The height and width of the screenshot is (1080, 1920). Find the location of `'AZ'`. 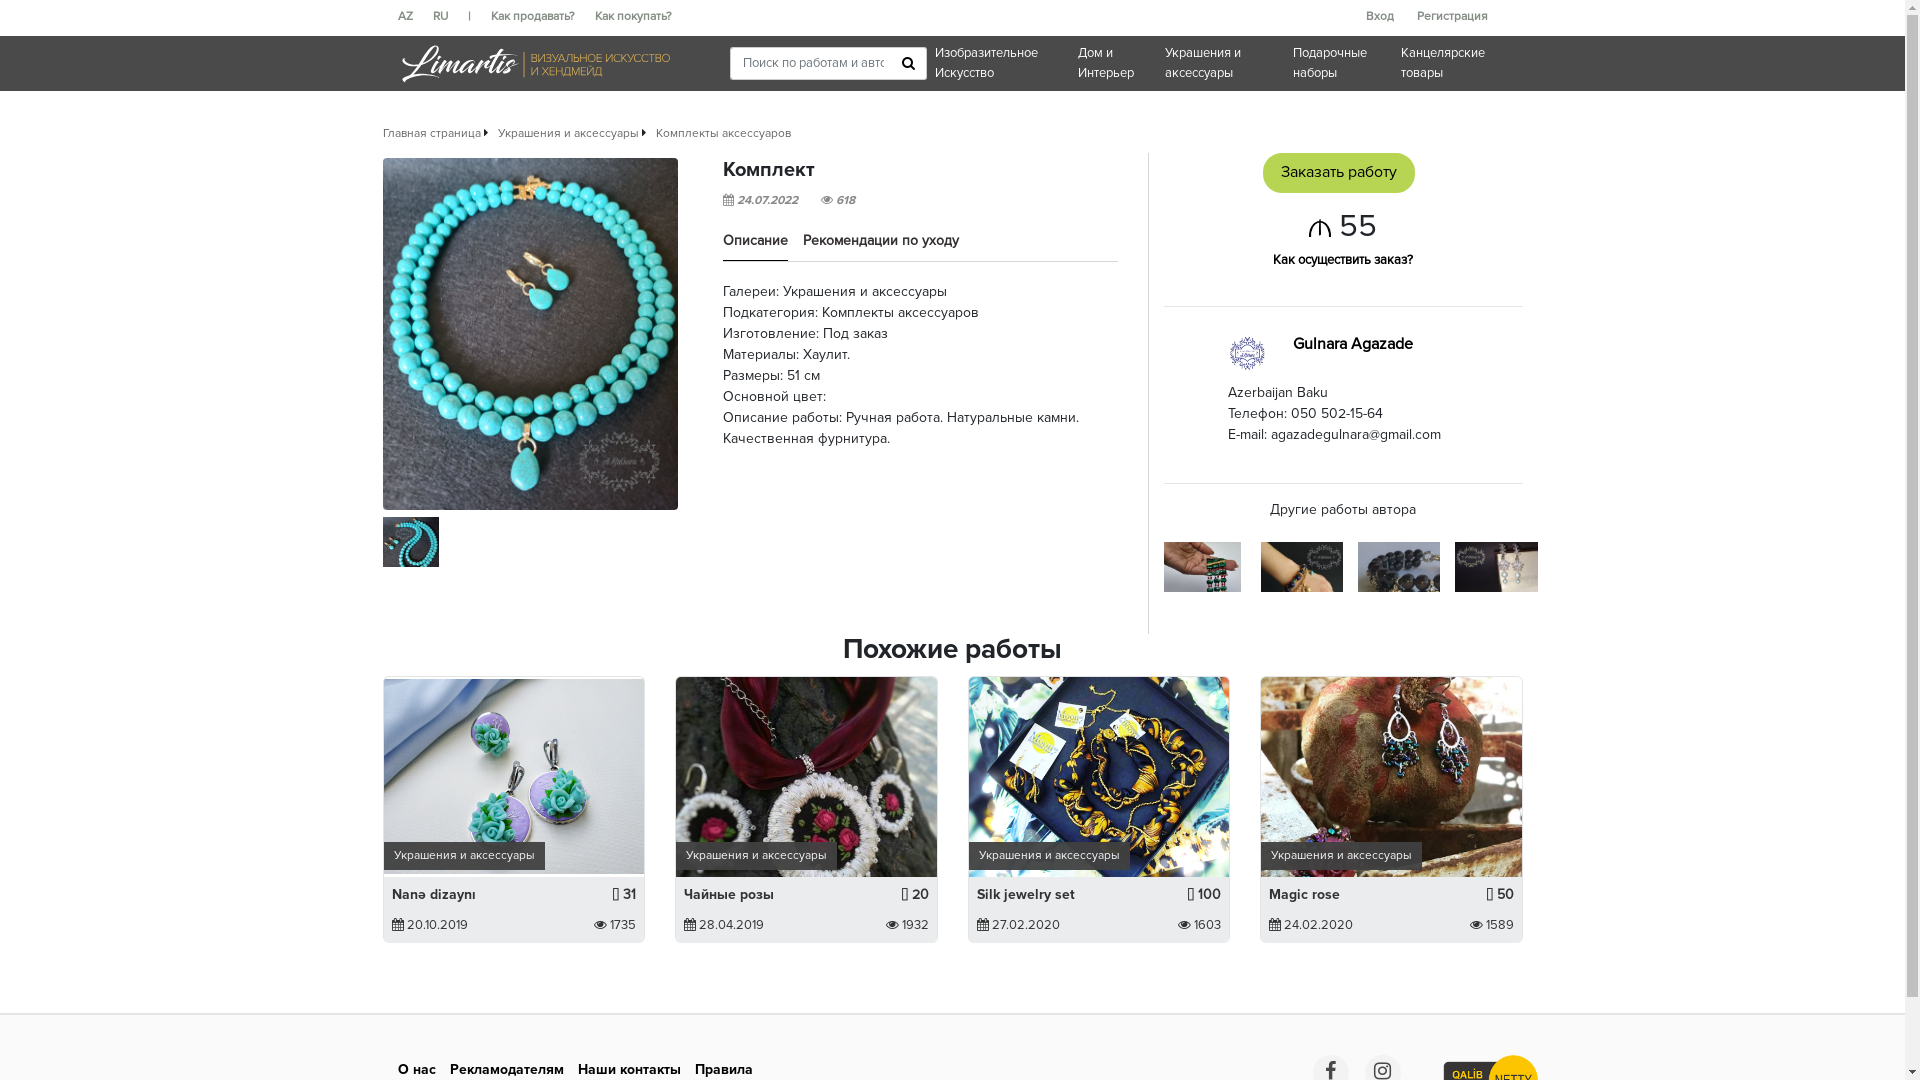

'AZ' is located at coordinates (414, 16).